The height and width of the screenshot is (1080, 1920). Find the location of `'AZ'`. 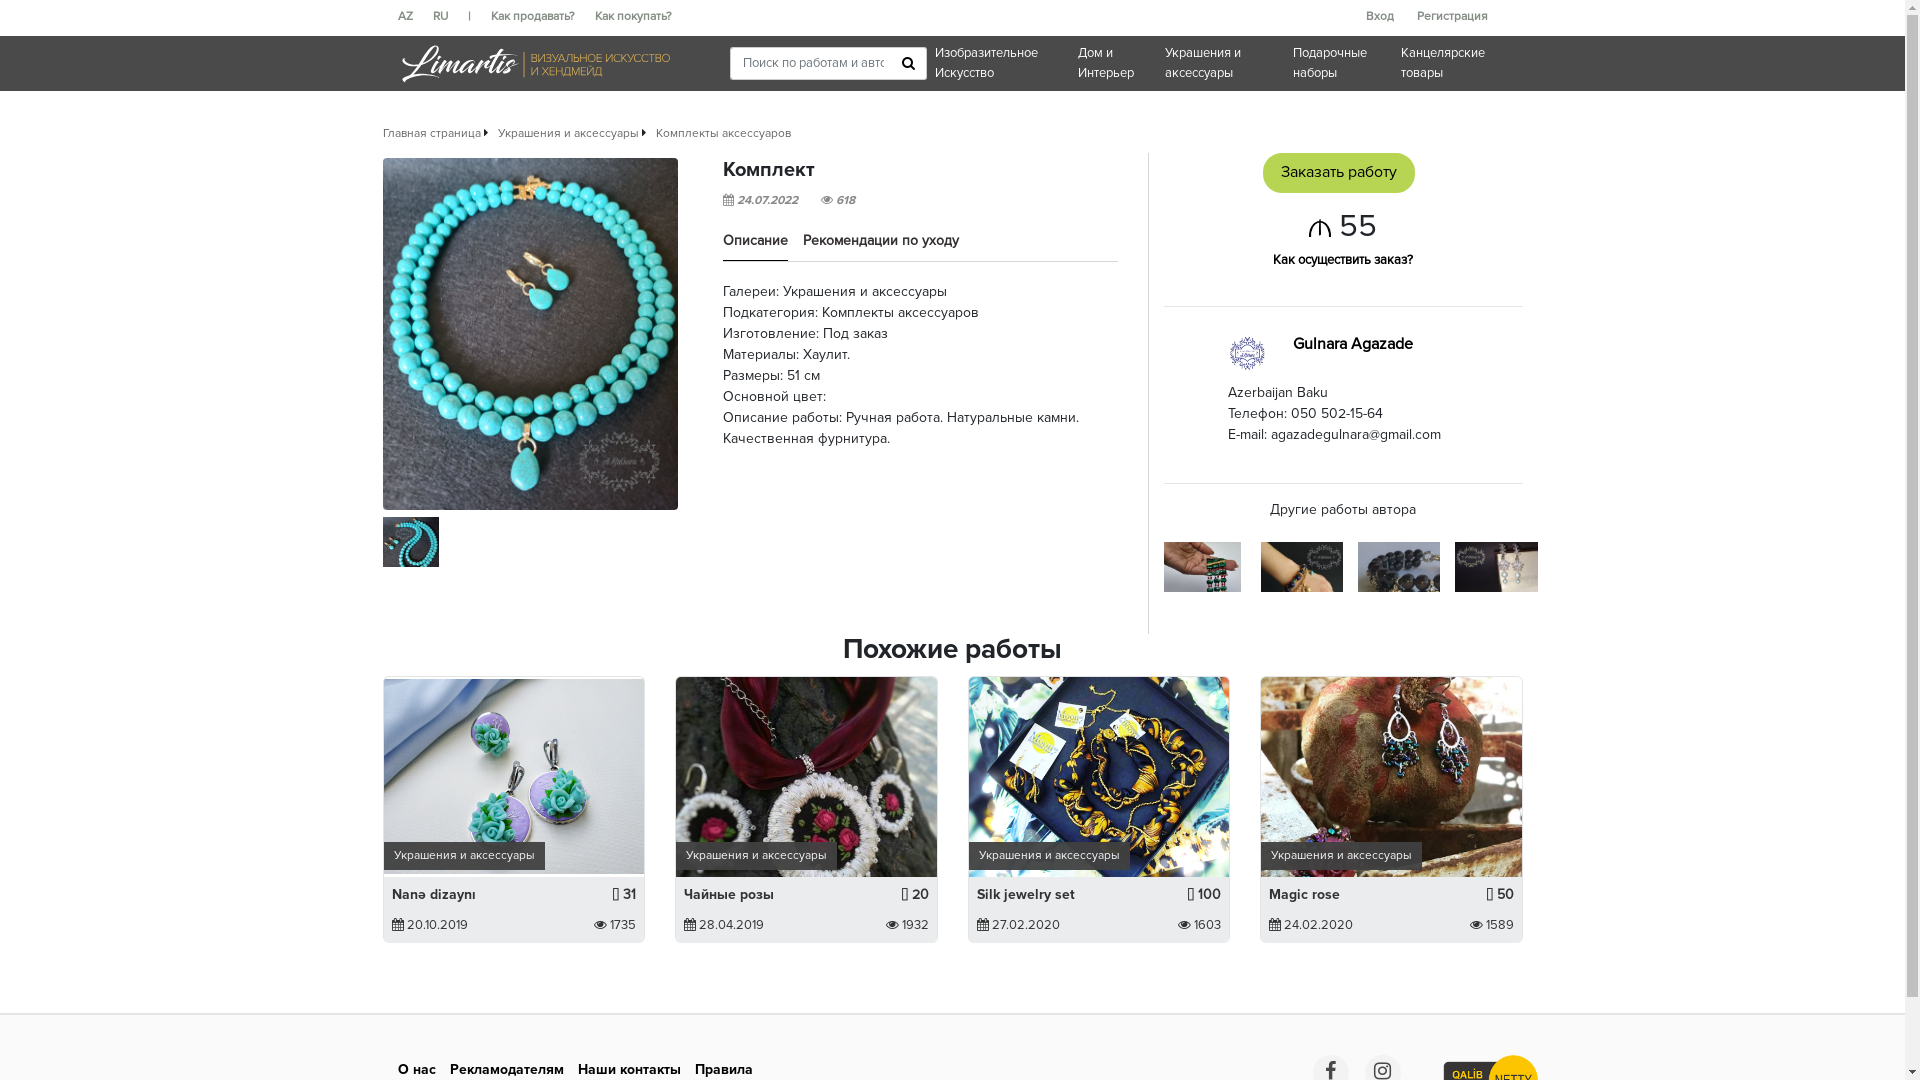

'AZ' is located at coordinates (414, 16).